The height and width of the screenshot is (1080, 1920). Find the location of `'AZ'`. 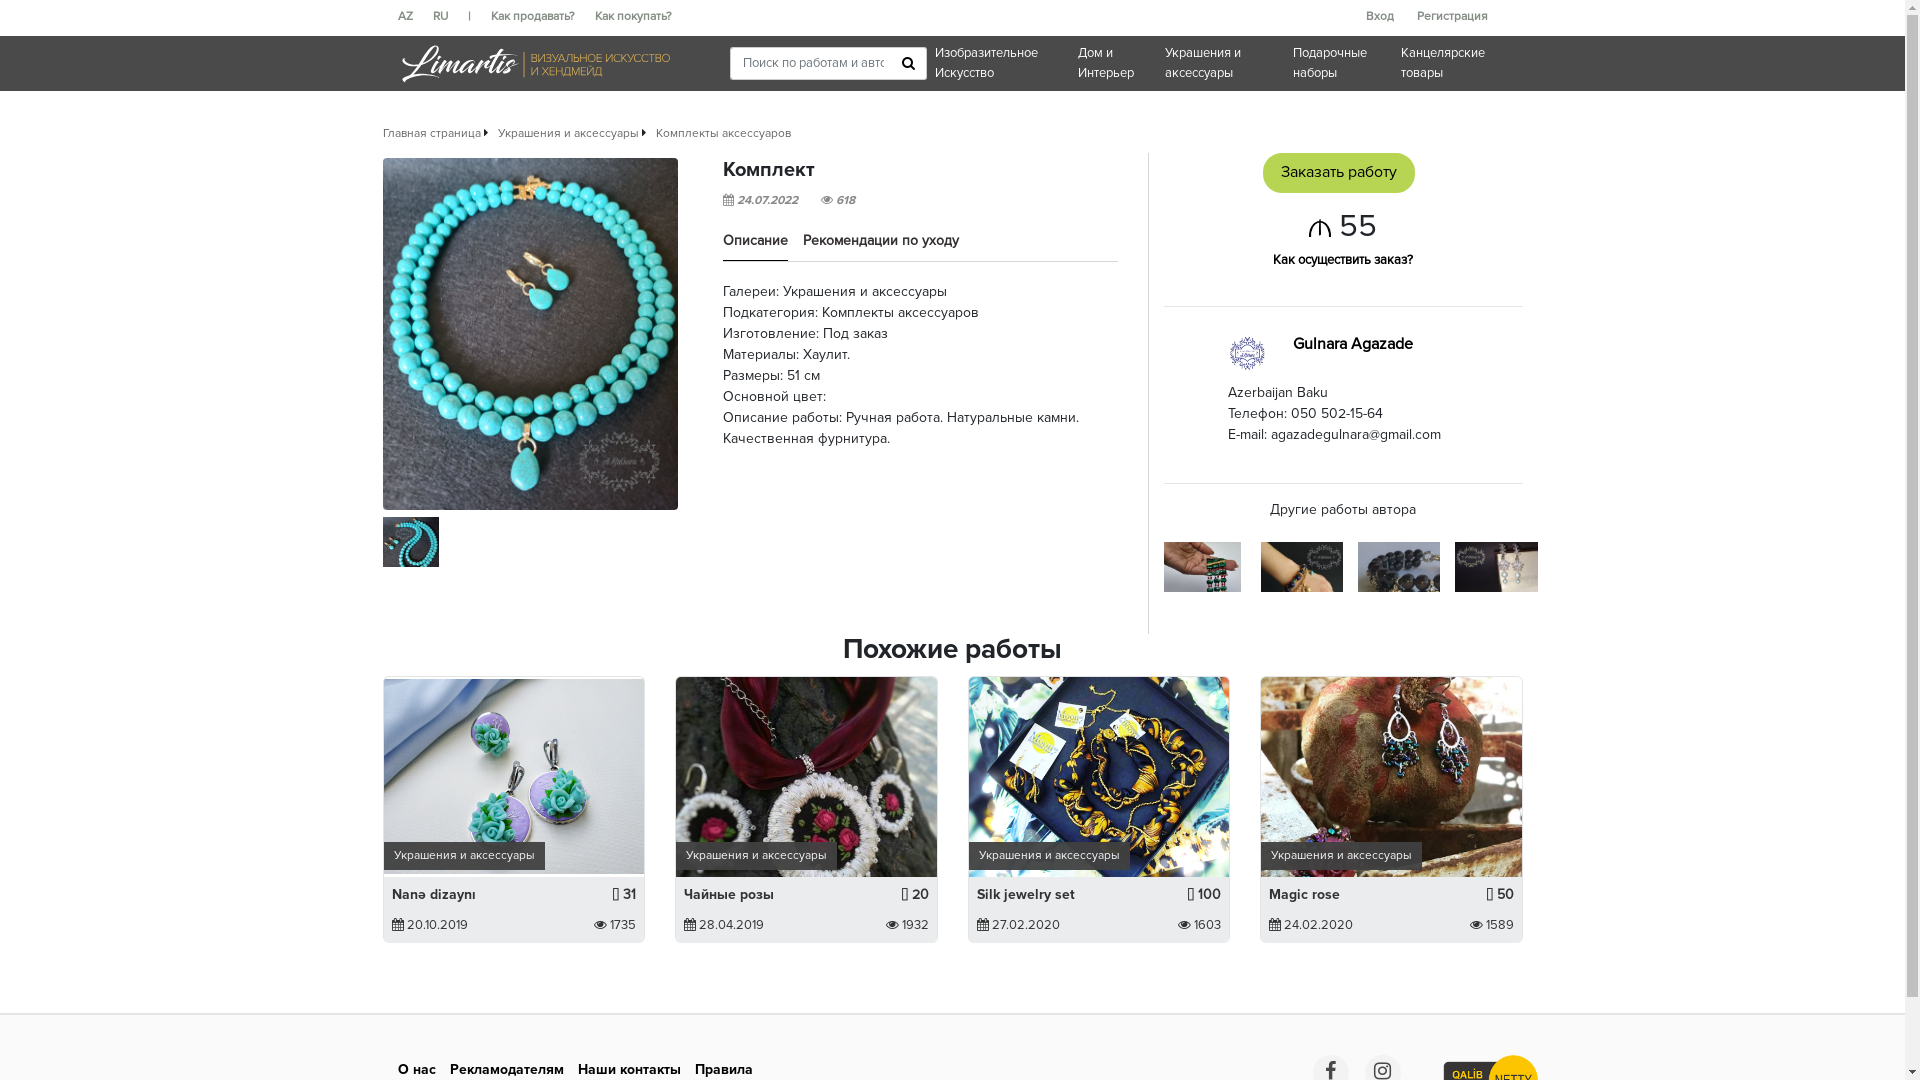

'AZ' is located at coordinates (414, 16).